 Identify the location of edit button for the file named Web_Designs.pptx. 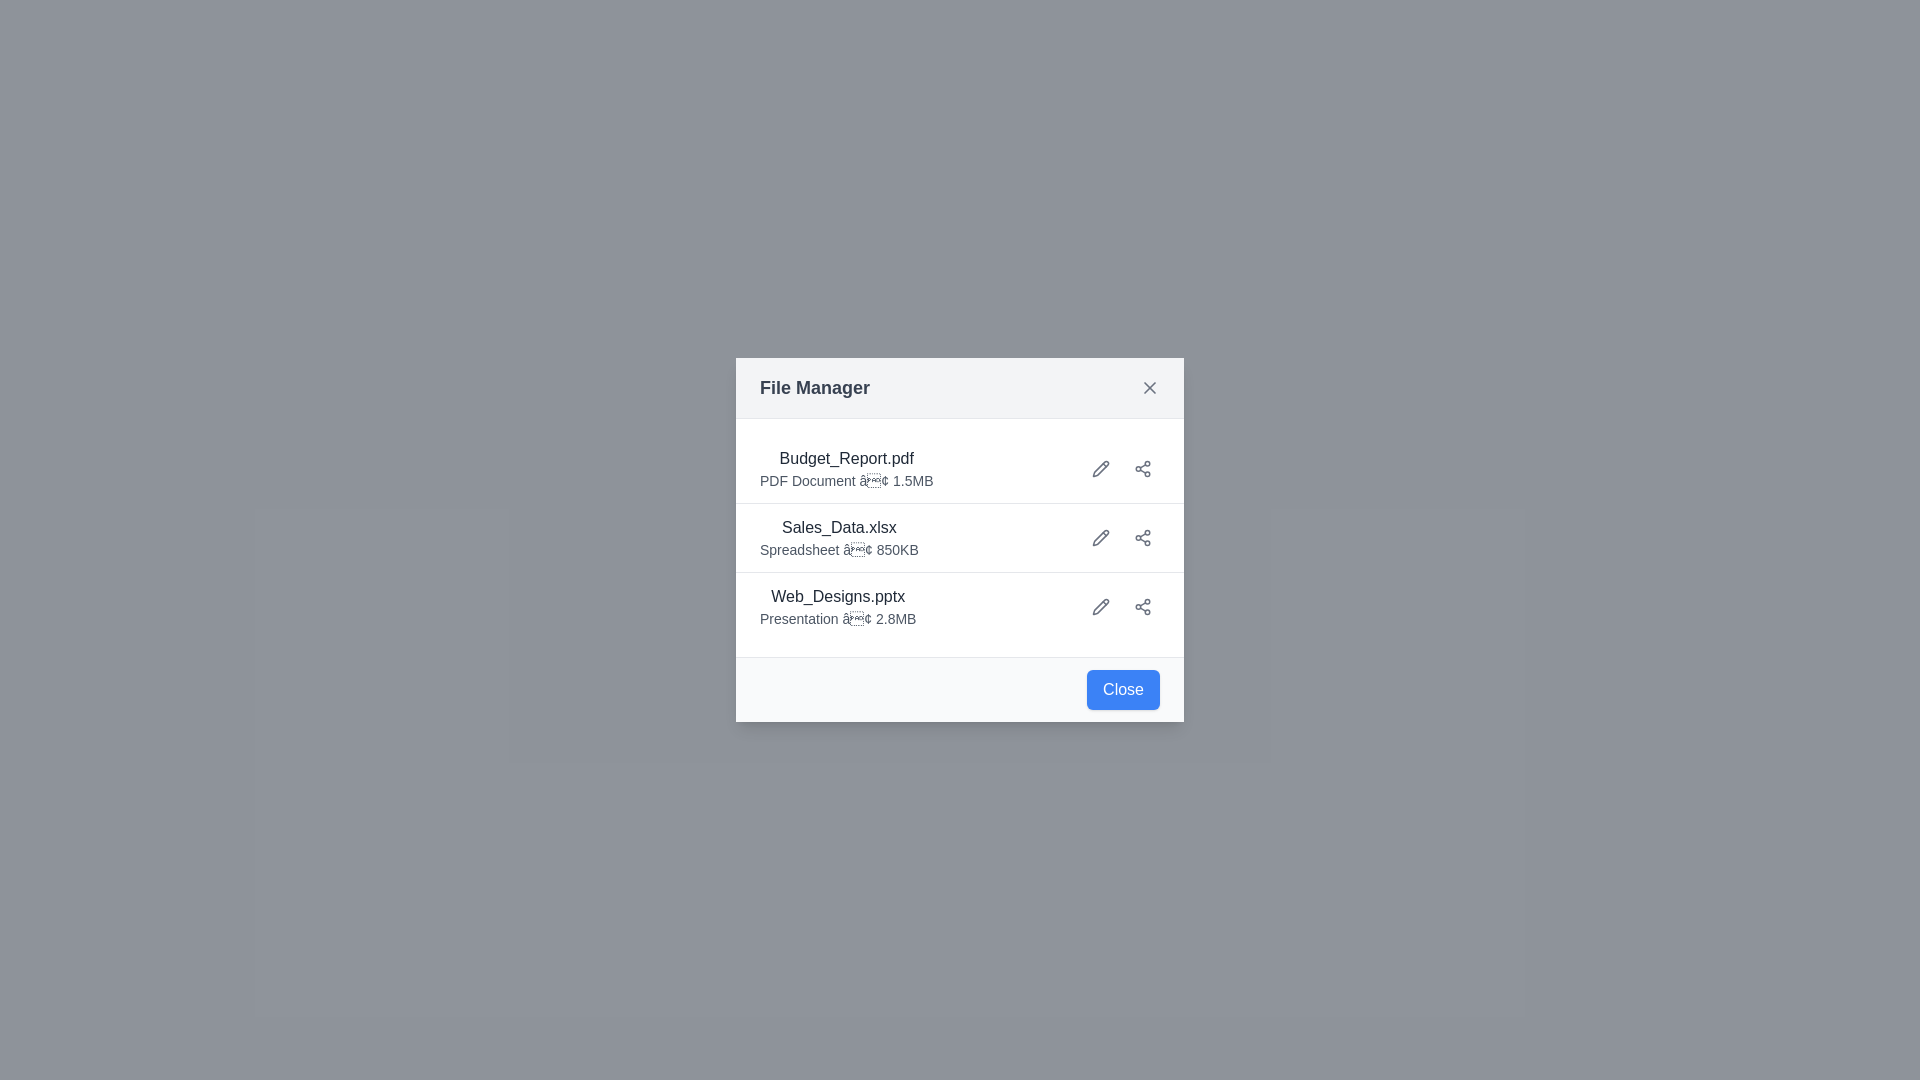
(1099, 605).